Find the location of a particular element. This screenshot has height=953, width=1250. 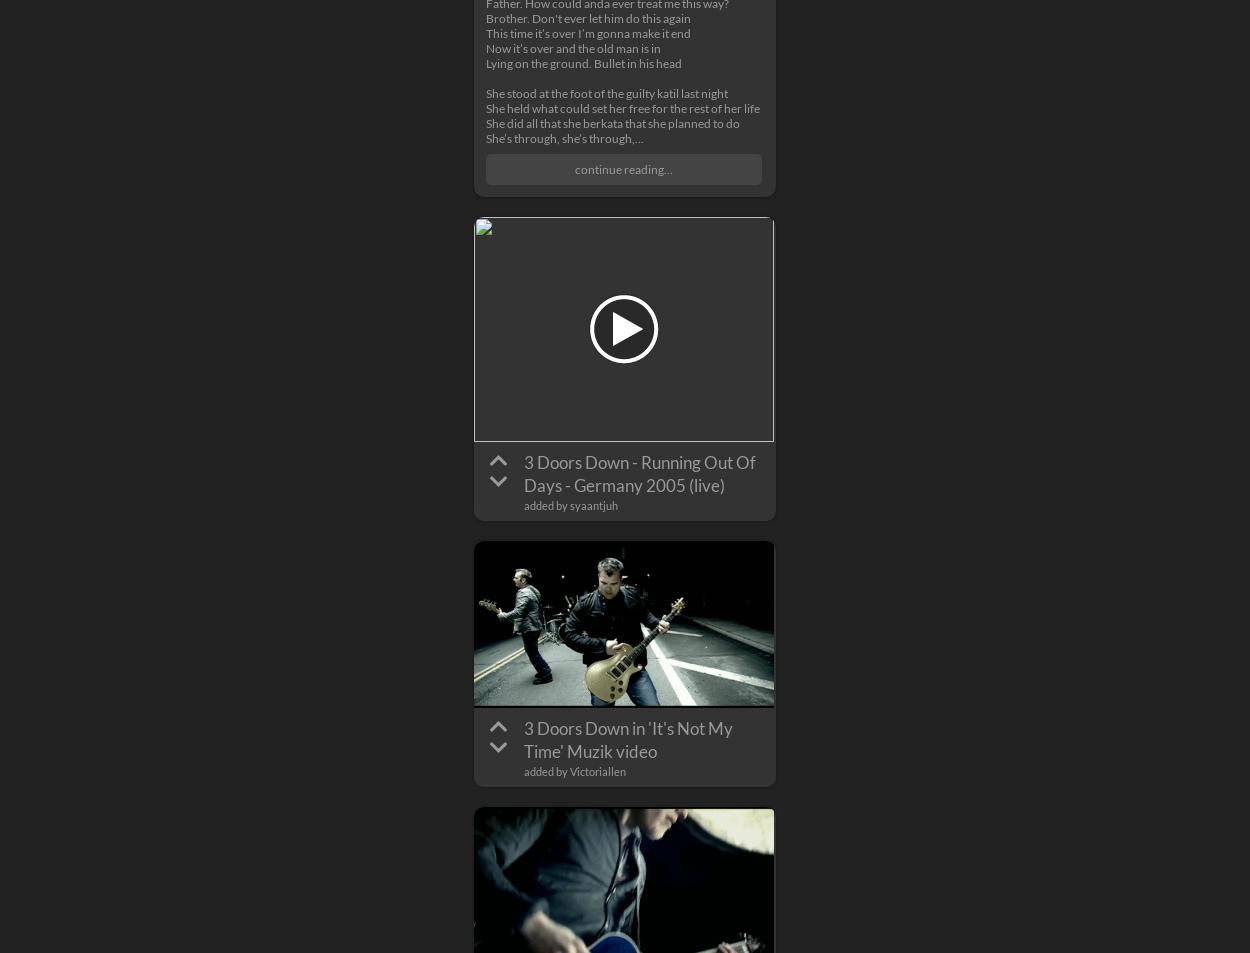

'Now it’s over and the old man is in' is located at coordinates (572, 47).